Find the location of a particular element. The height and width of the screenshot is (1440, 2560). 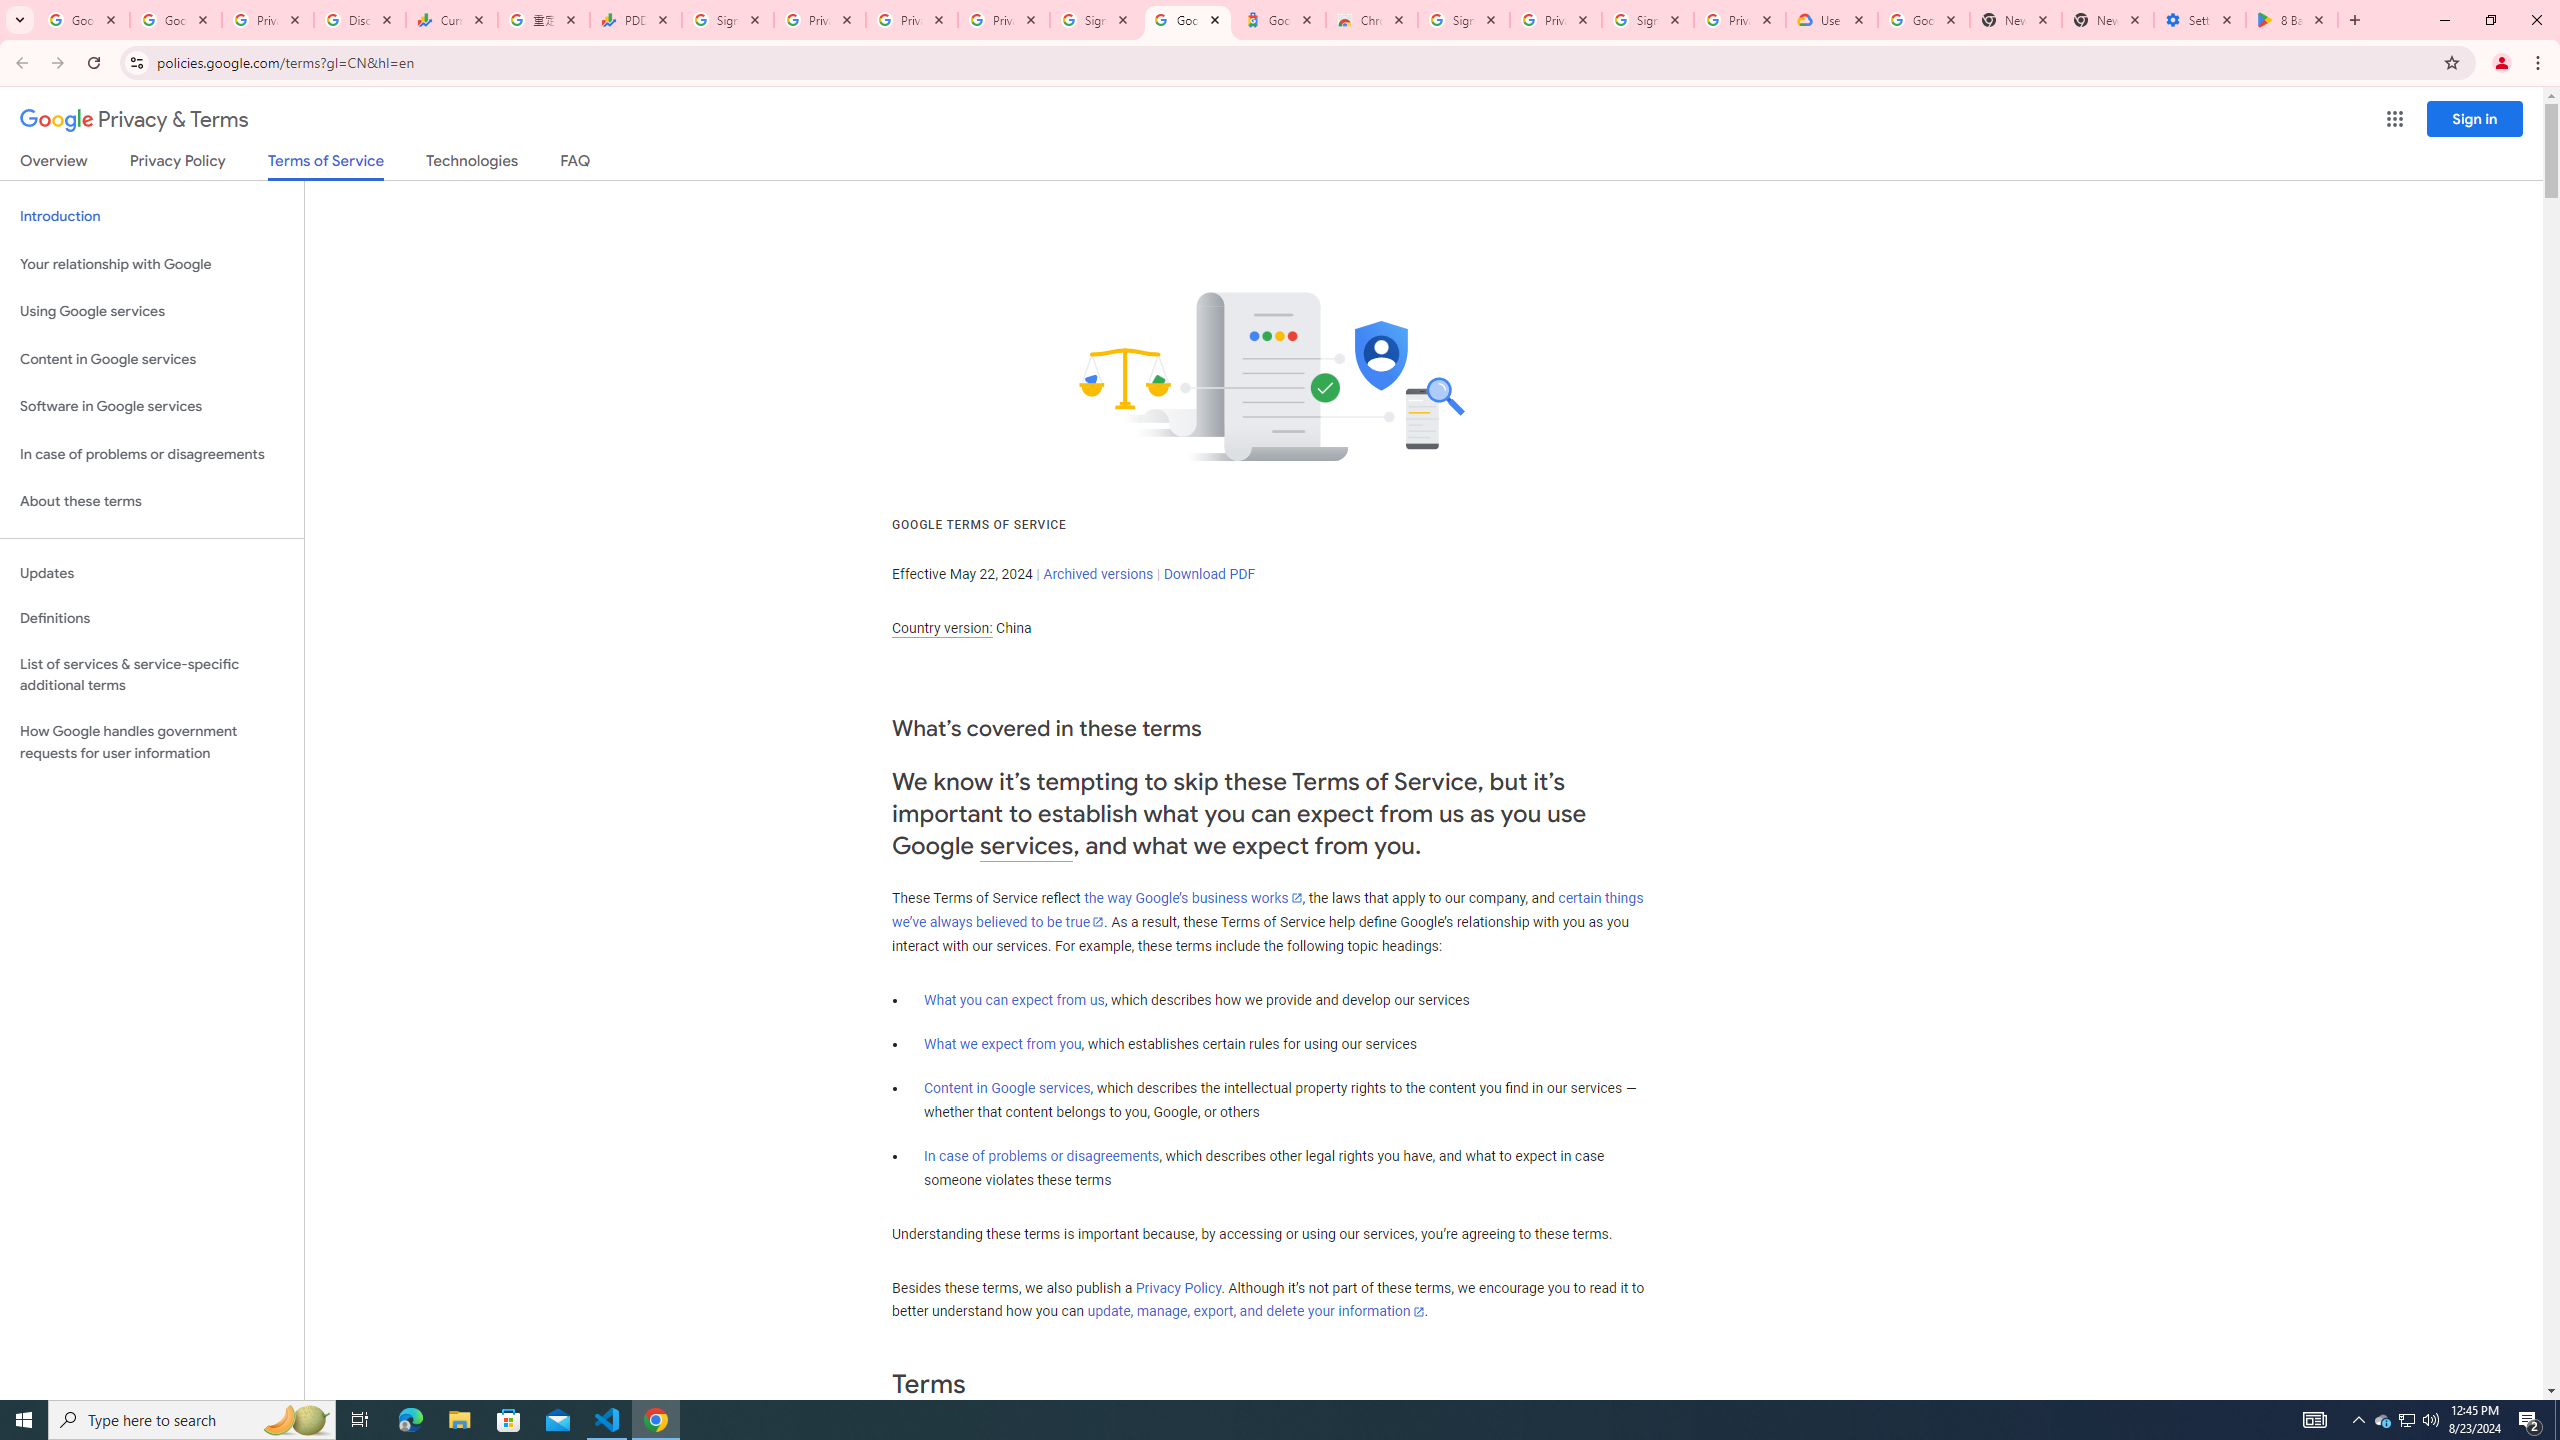

'Chrome Web Store - Color themes by Chrome' is located at coordinates (1369, 19).